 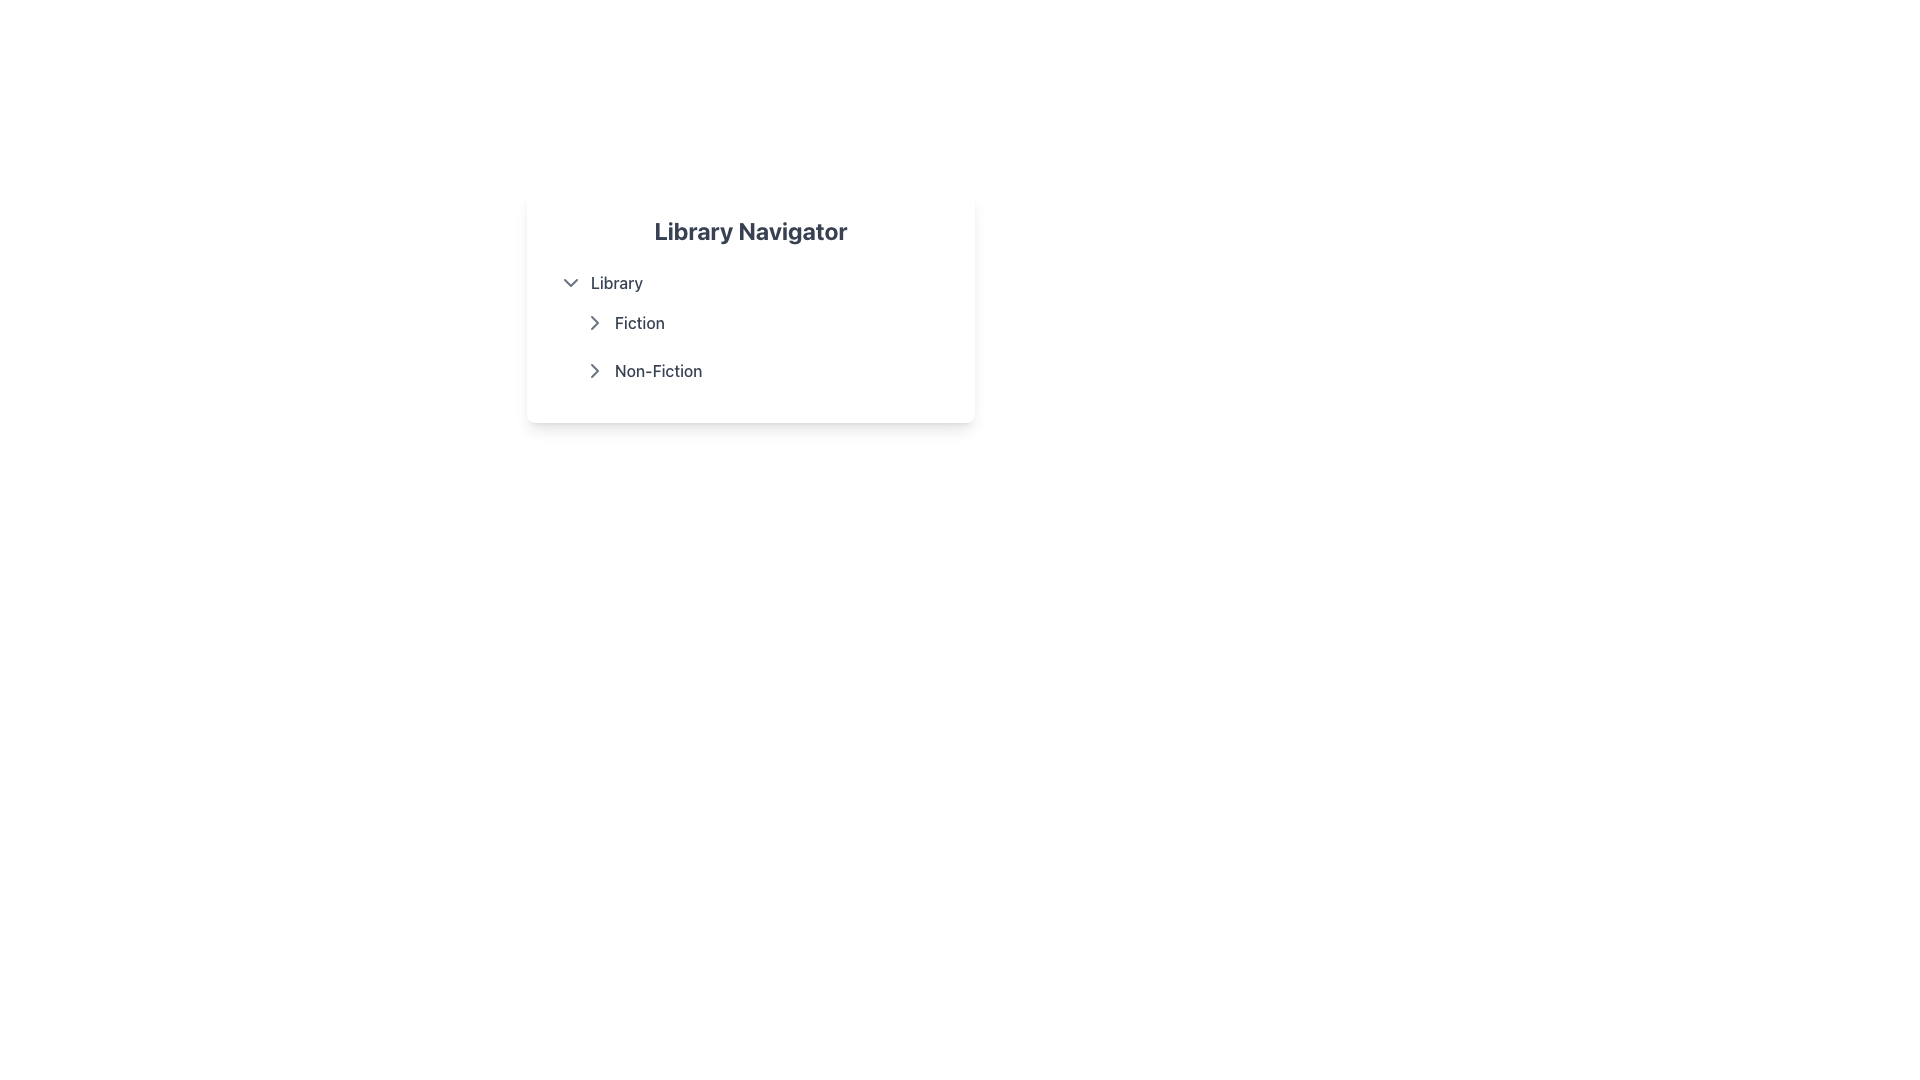 I want to click on the chevron down icon that indicates an expandable menu for the 'Library' category in the navigation system, so click(x=570, y=282).